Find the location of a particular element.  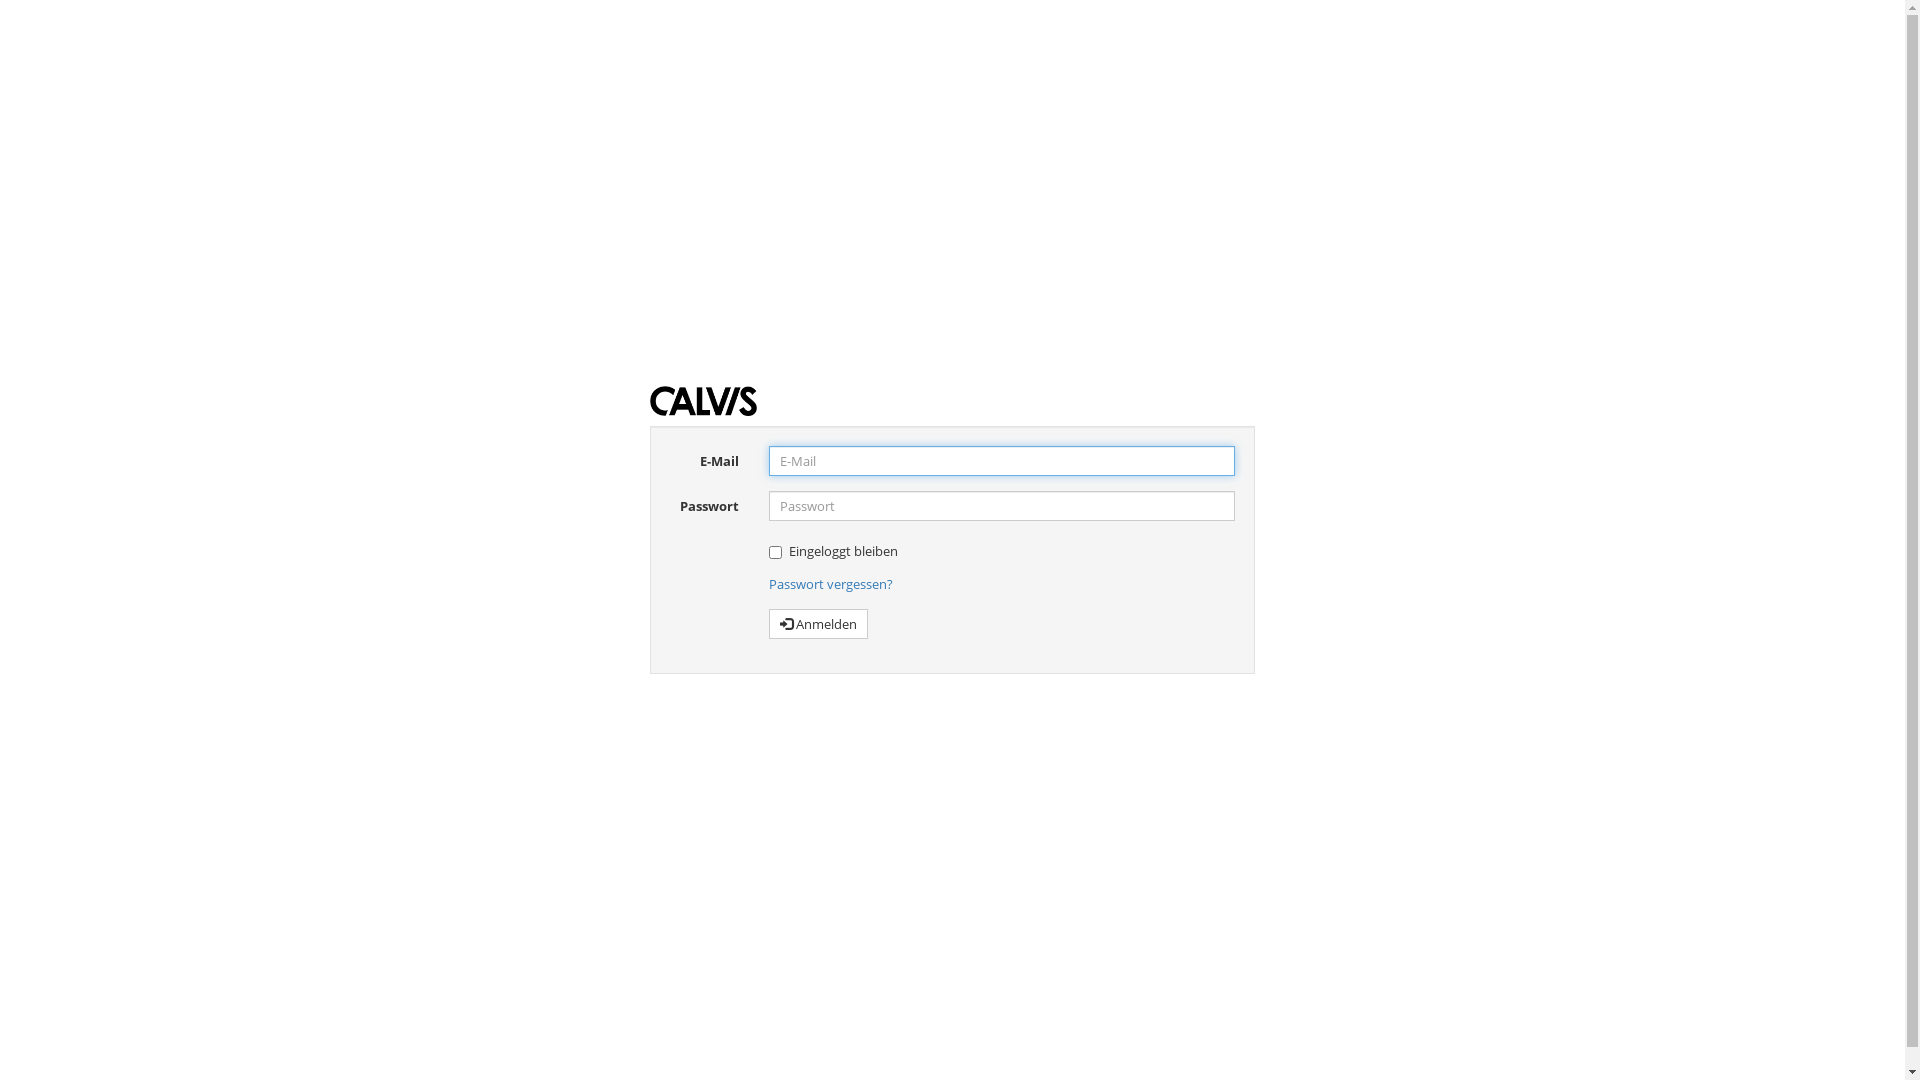

'Anmelden' is located at coordinates (818, 623).